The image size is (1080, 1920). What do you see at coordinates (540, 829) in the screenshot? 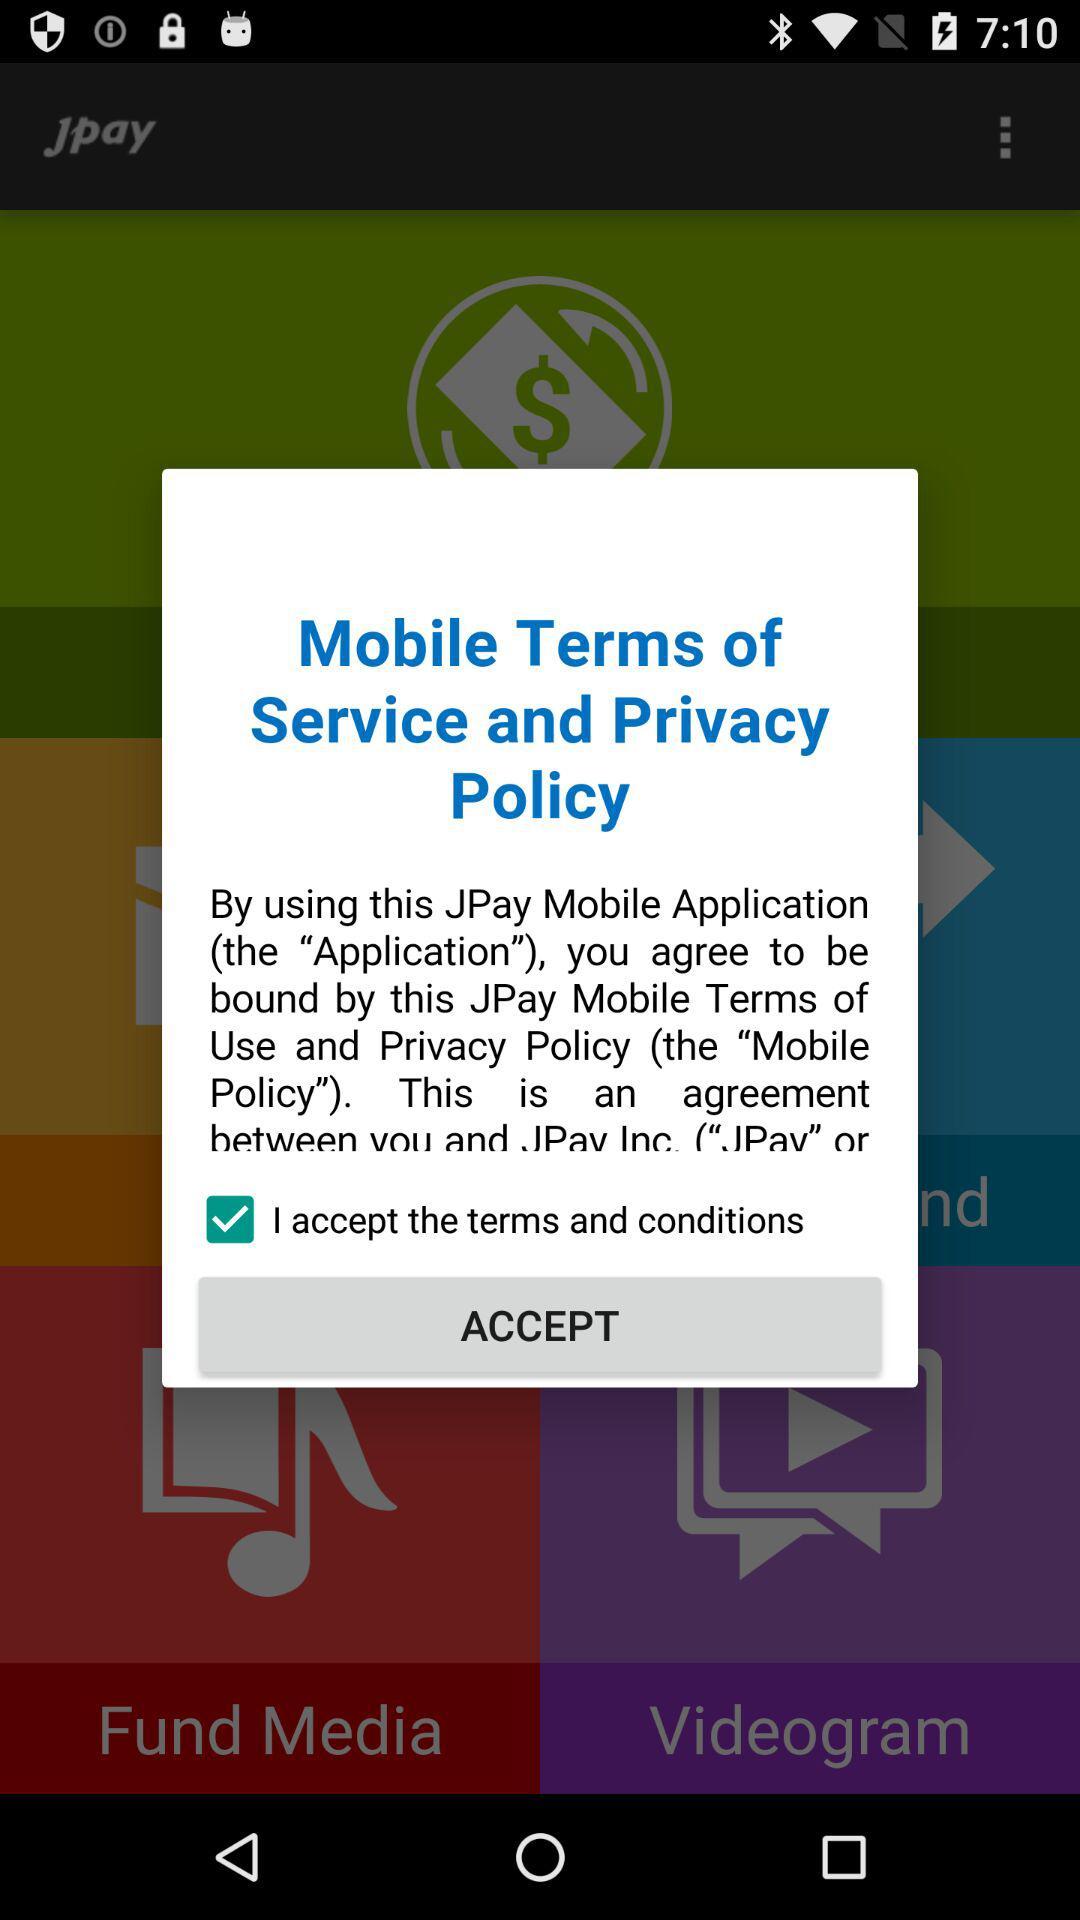
I see `terms of service` at bounding box center [540, 829].